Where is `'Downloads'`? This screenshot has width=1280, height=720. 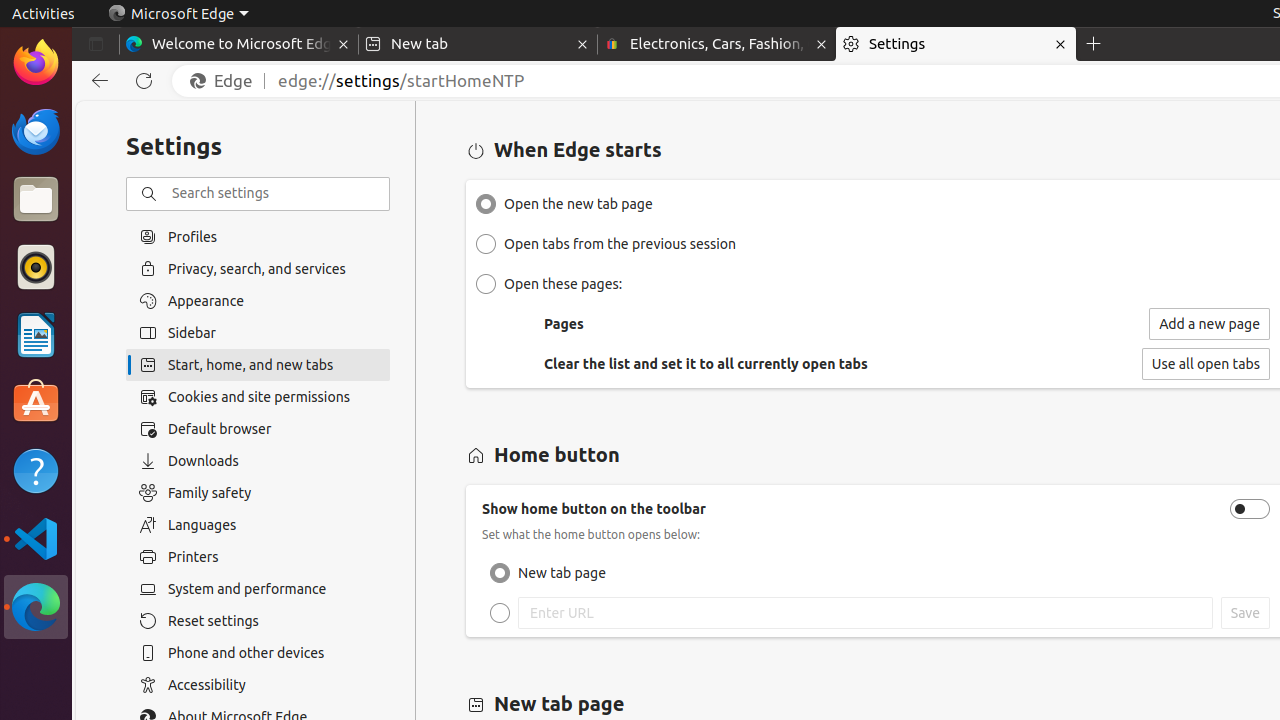 'Downloads' is located at coordinates (257, 461).